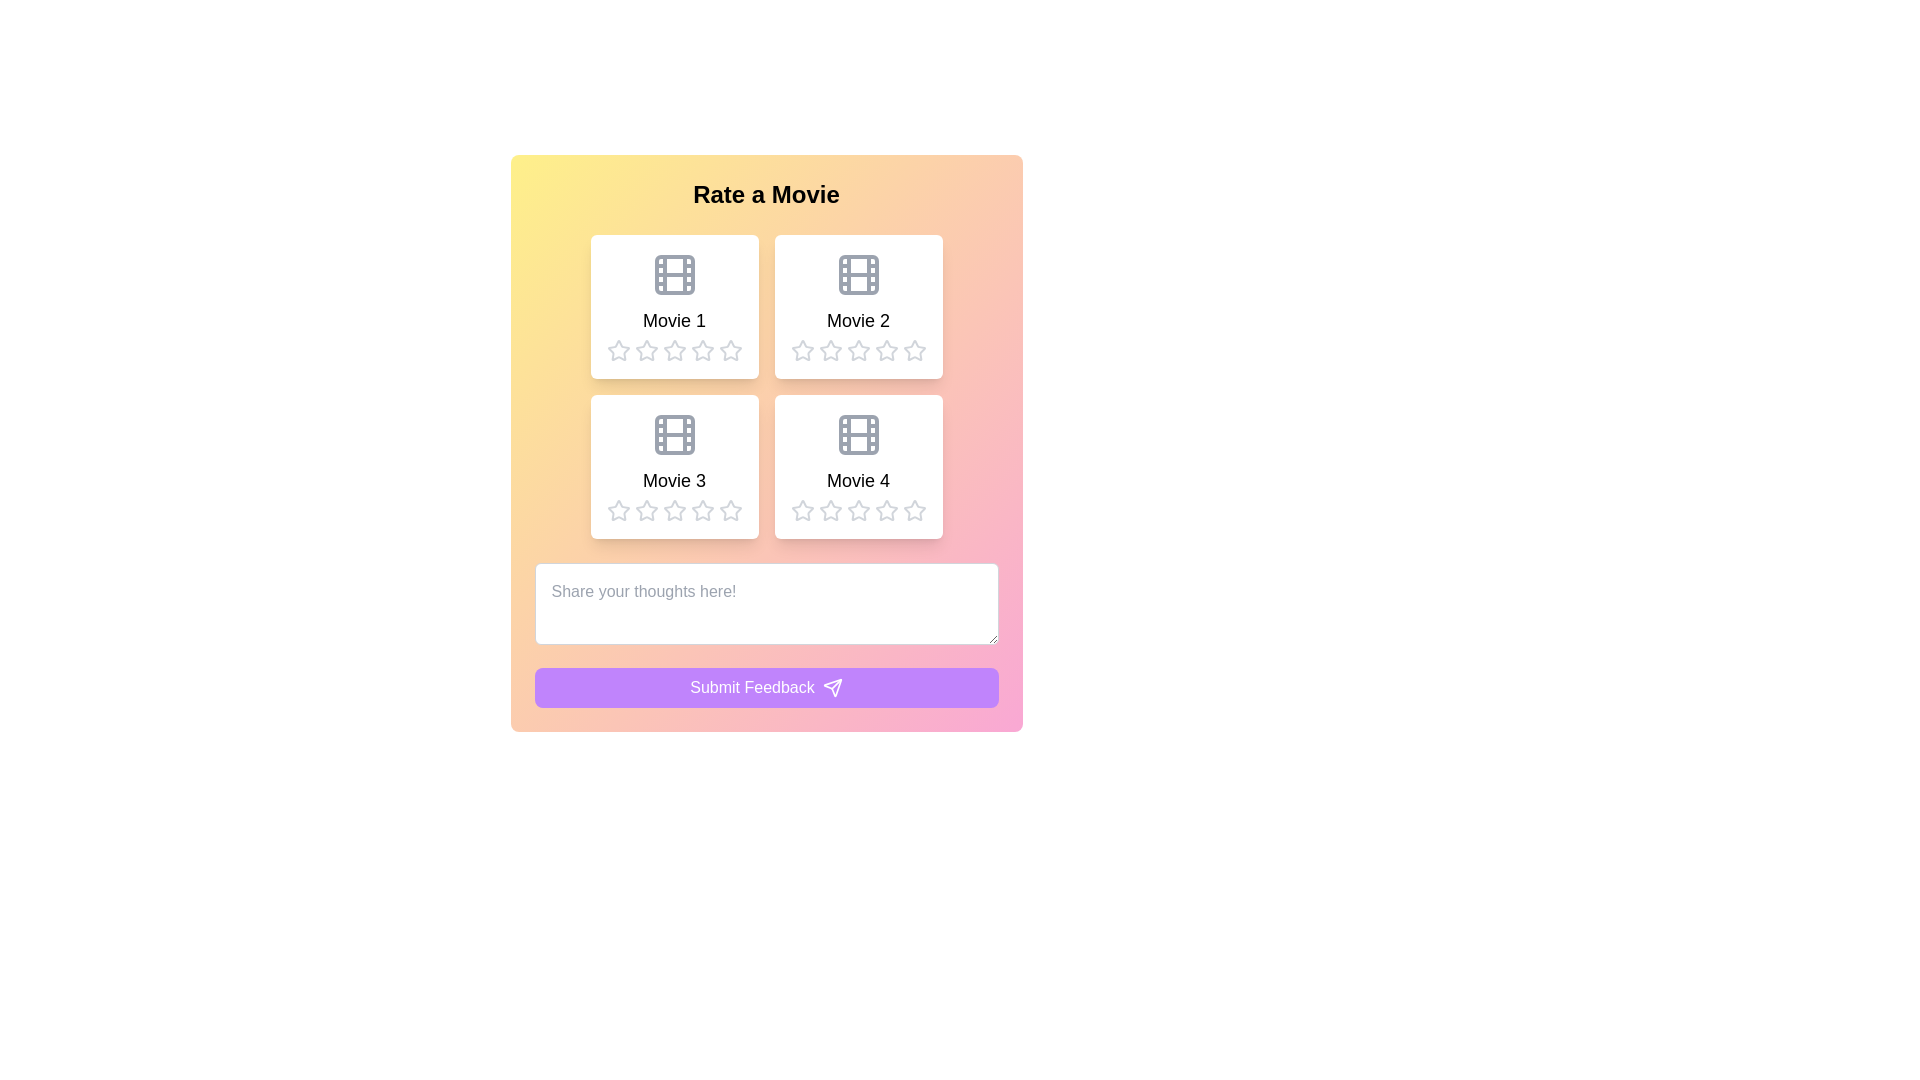 The width and height of the screenshot is (1920, 1080). What do you see at coordinates (858, 481) in the screenshot?
I see `the 'Movie 4' label, which is a bold text element positioned centrally within the lower-right movie card in a grid layout` at bounding box center [858, 481].